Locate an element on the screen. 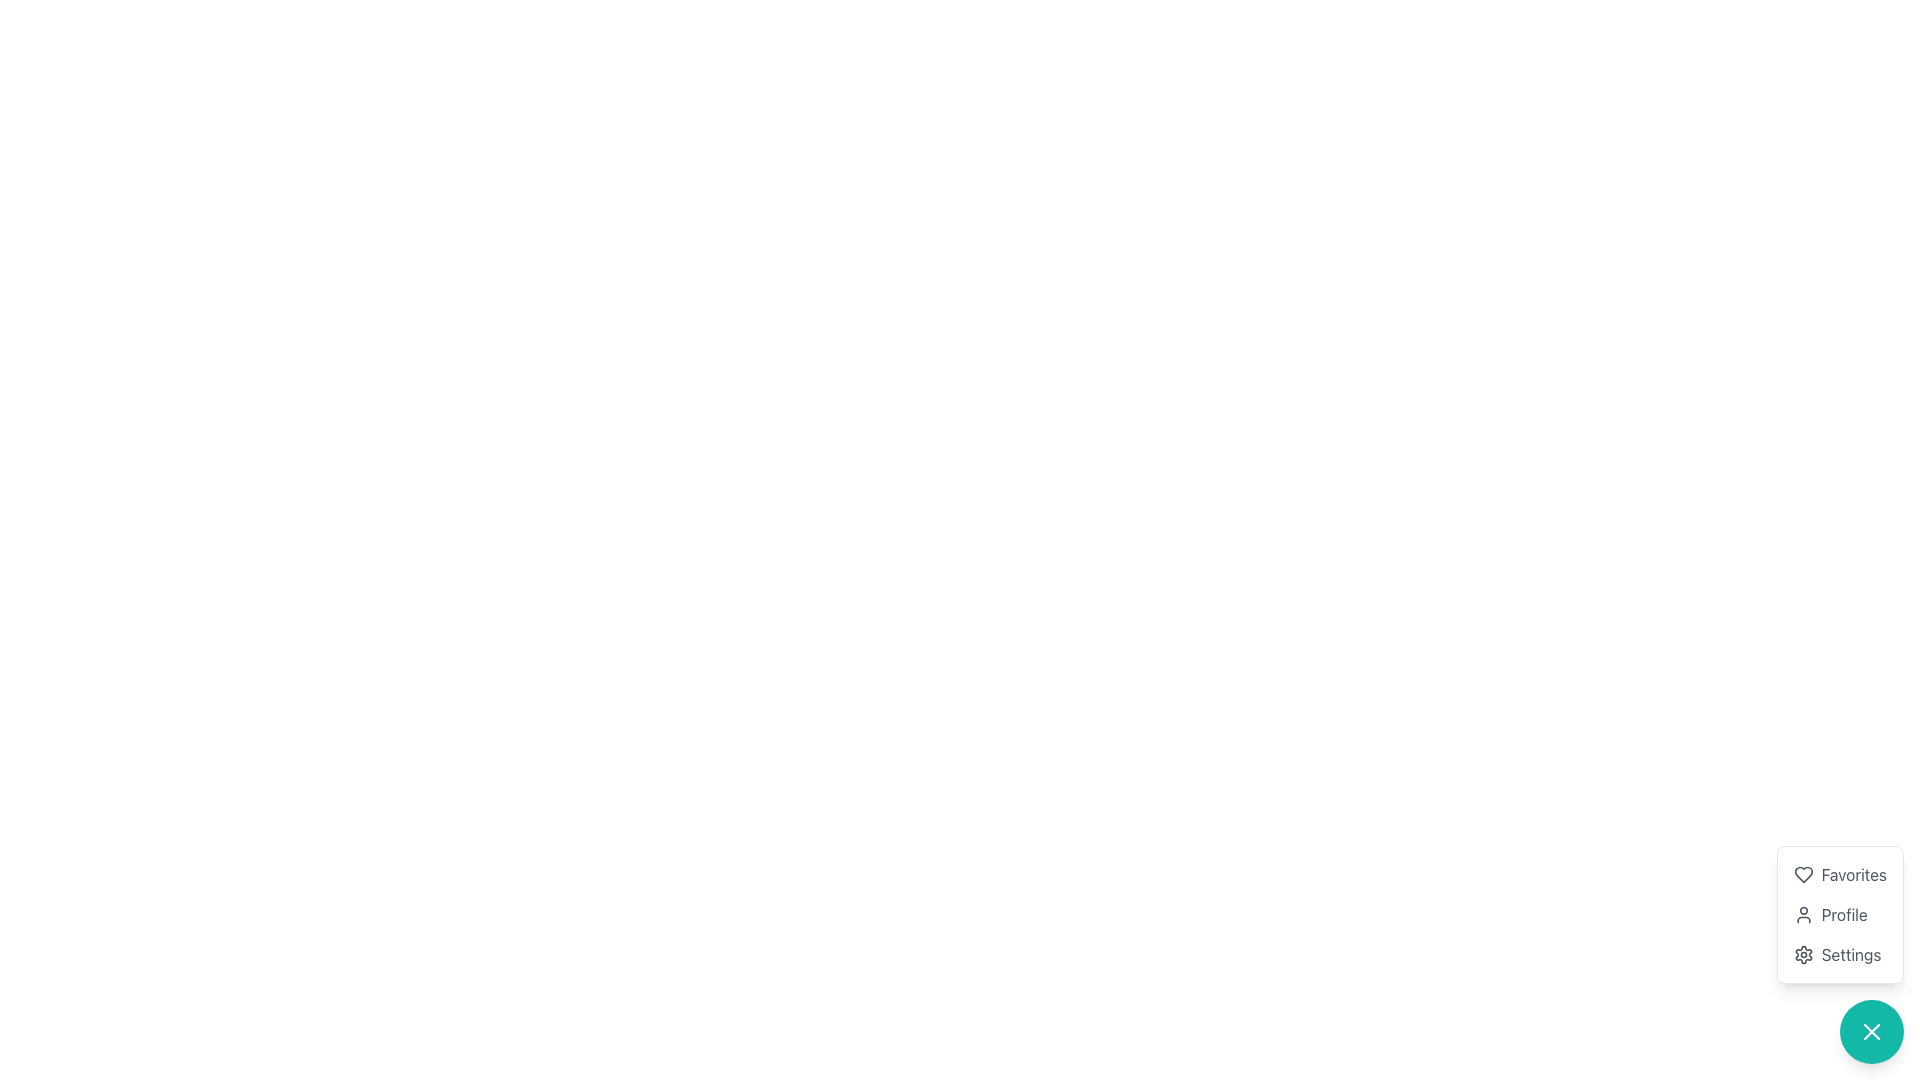  the 'Settings' icon located in the dropdown menu at the bottom-right corner of the interface is located at coordinates (1803, 954).